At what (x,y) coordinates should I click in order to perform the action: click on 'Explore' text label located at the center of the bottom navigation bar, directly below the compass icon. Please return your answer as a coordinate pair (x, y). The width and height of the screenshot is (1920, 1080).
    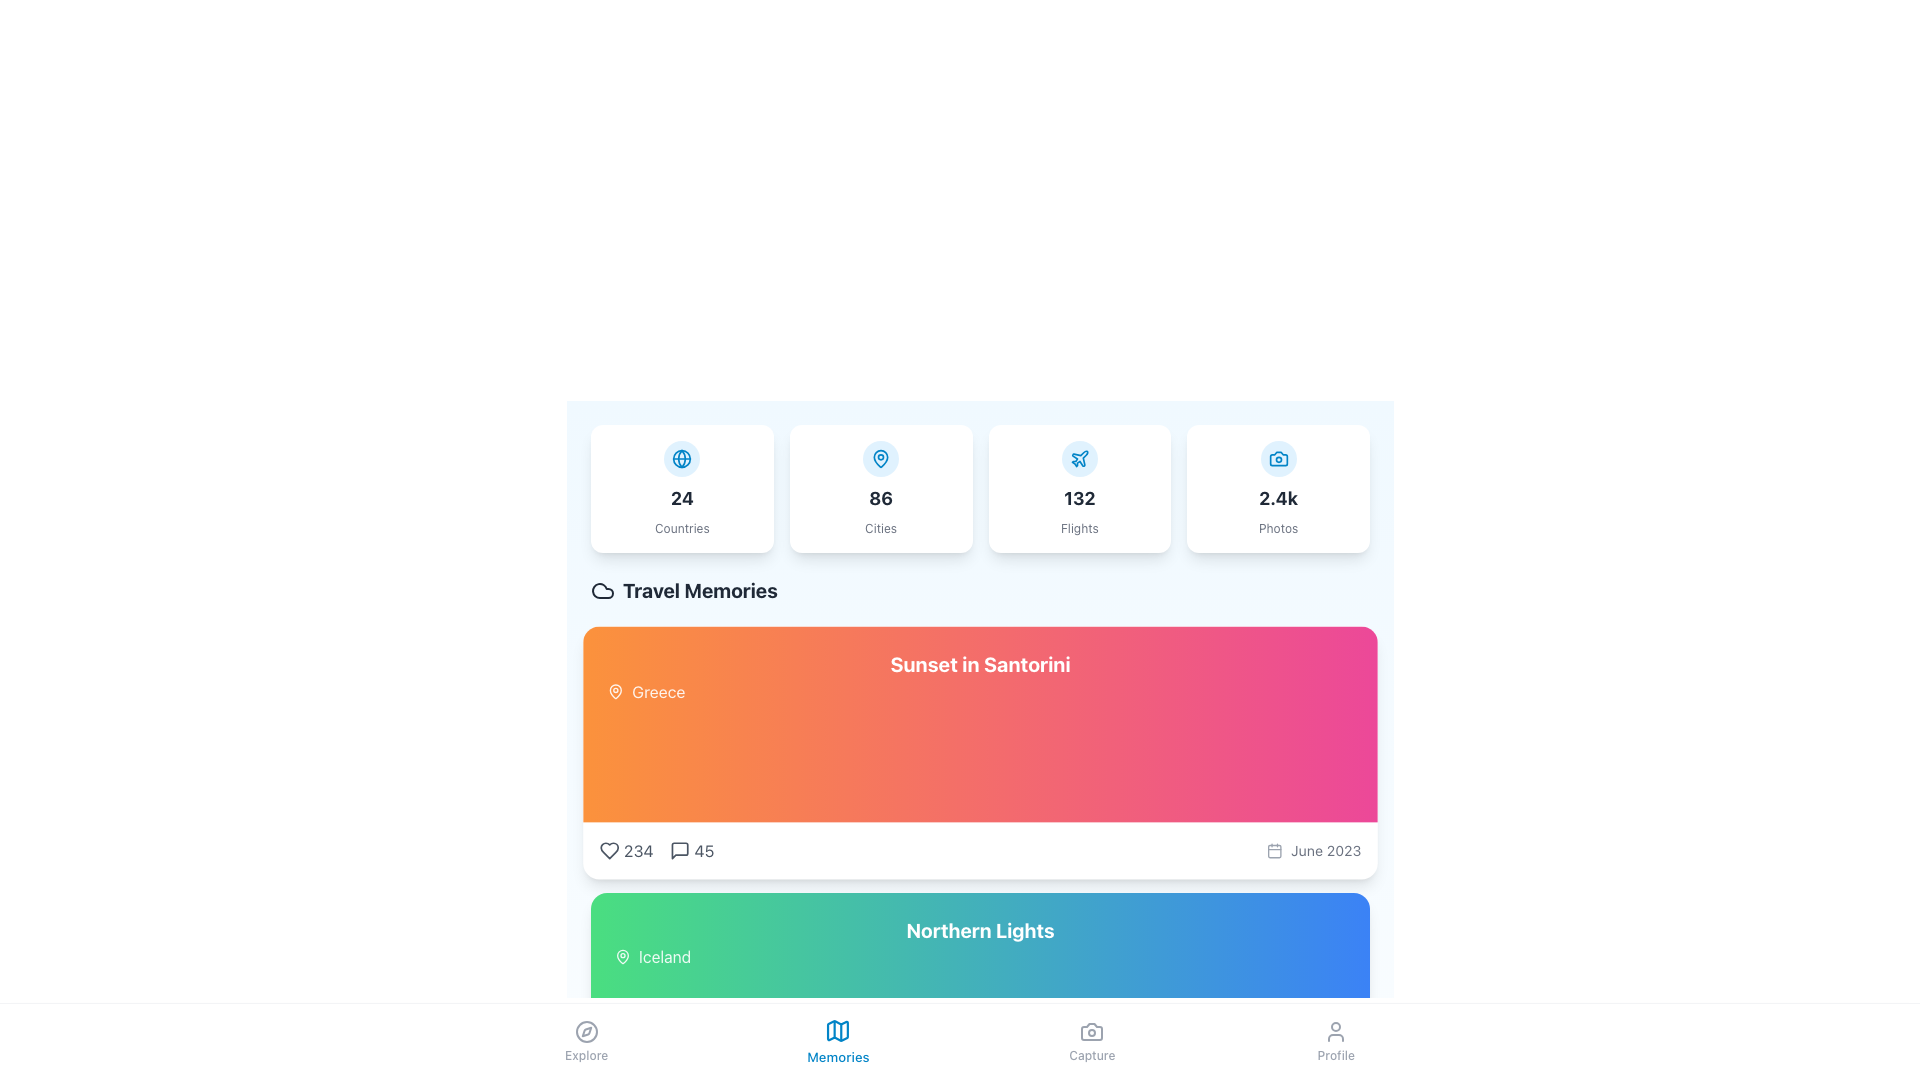
    Looking at the image, I should click on (585, 1055).